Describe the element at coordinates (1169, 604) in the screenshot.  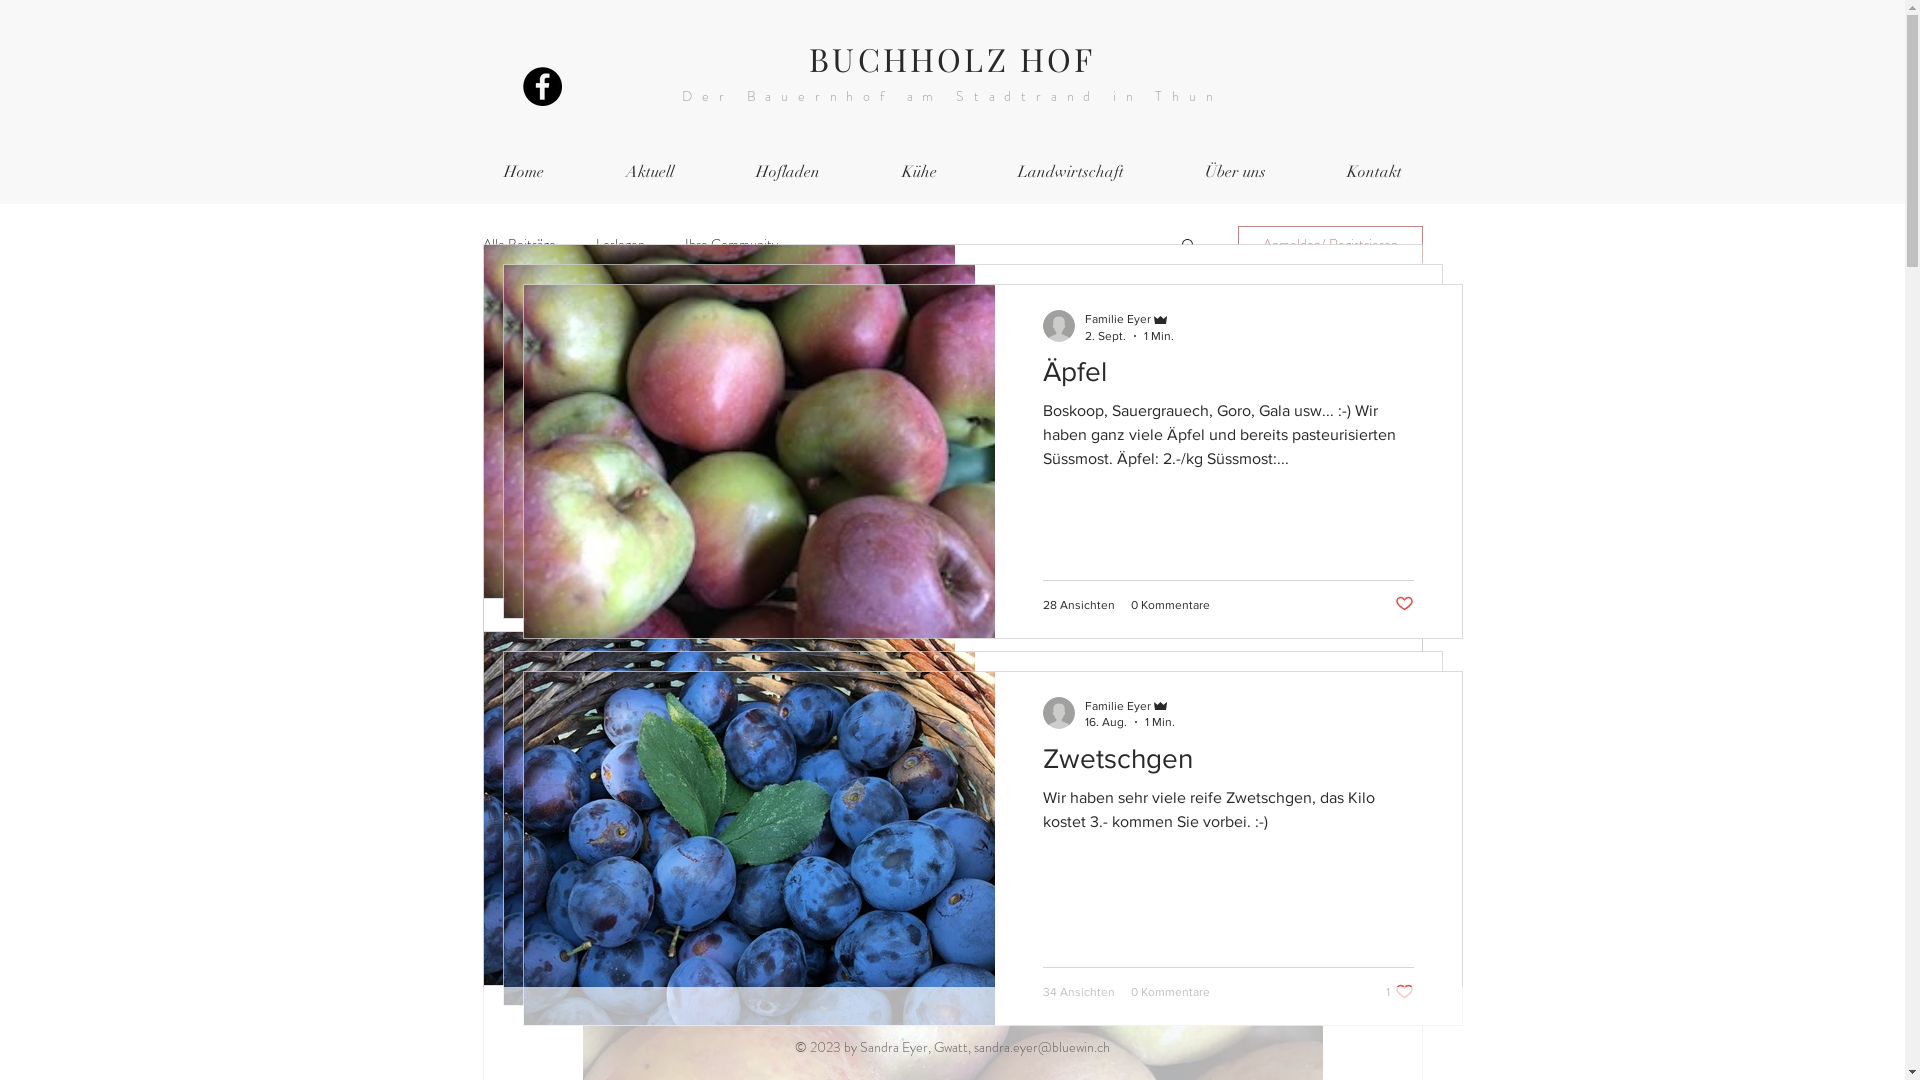
I see `'0 Kommentare'` at that location.